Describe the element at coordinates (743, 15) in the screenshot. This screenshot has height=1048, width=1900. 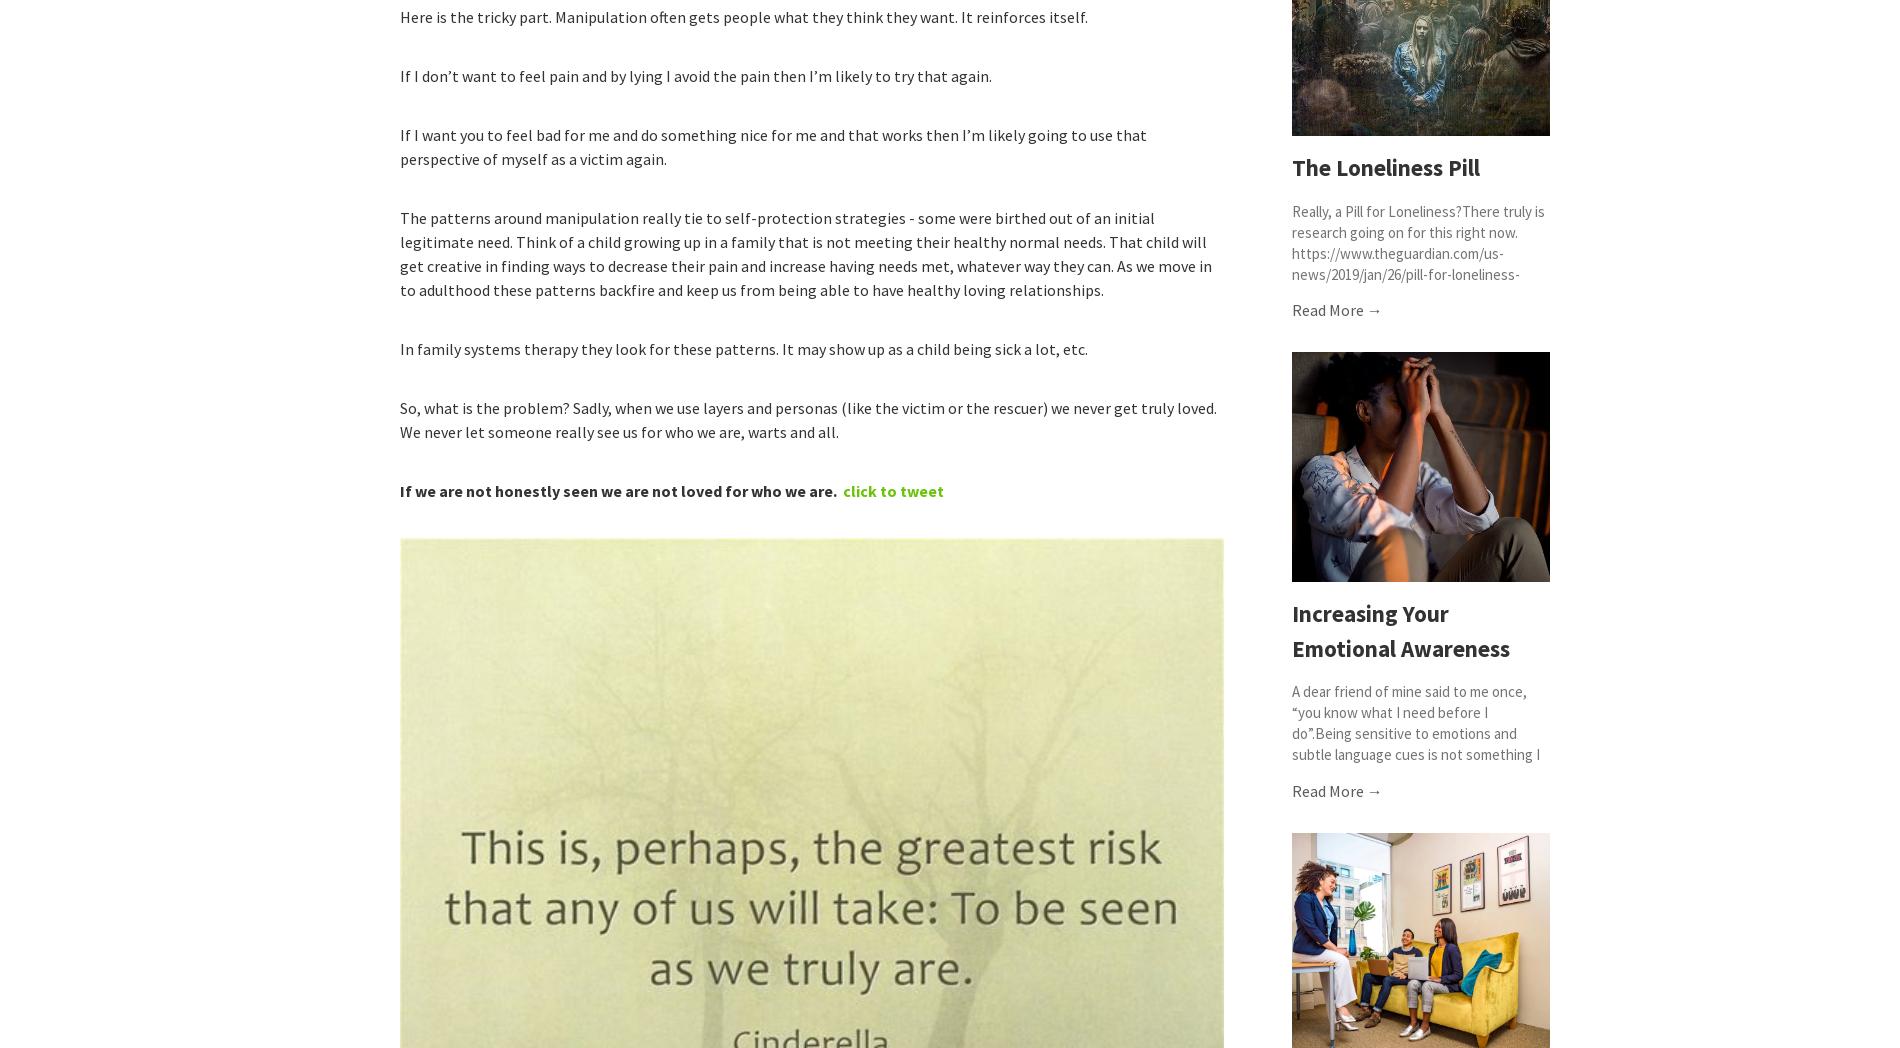
I see `'Here is the tricky part. Manipulation often gets people what they think they want. It reinforces itself.'` at that location.